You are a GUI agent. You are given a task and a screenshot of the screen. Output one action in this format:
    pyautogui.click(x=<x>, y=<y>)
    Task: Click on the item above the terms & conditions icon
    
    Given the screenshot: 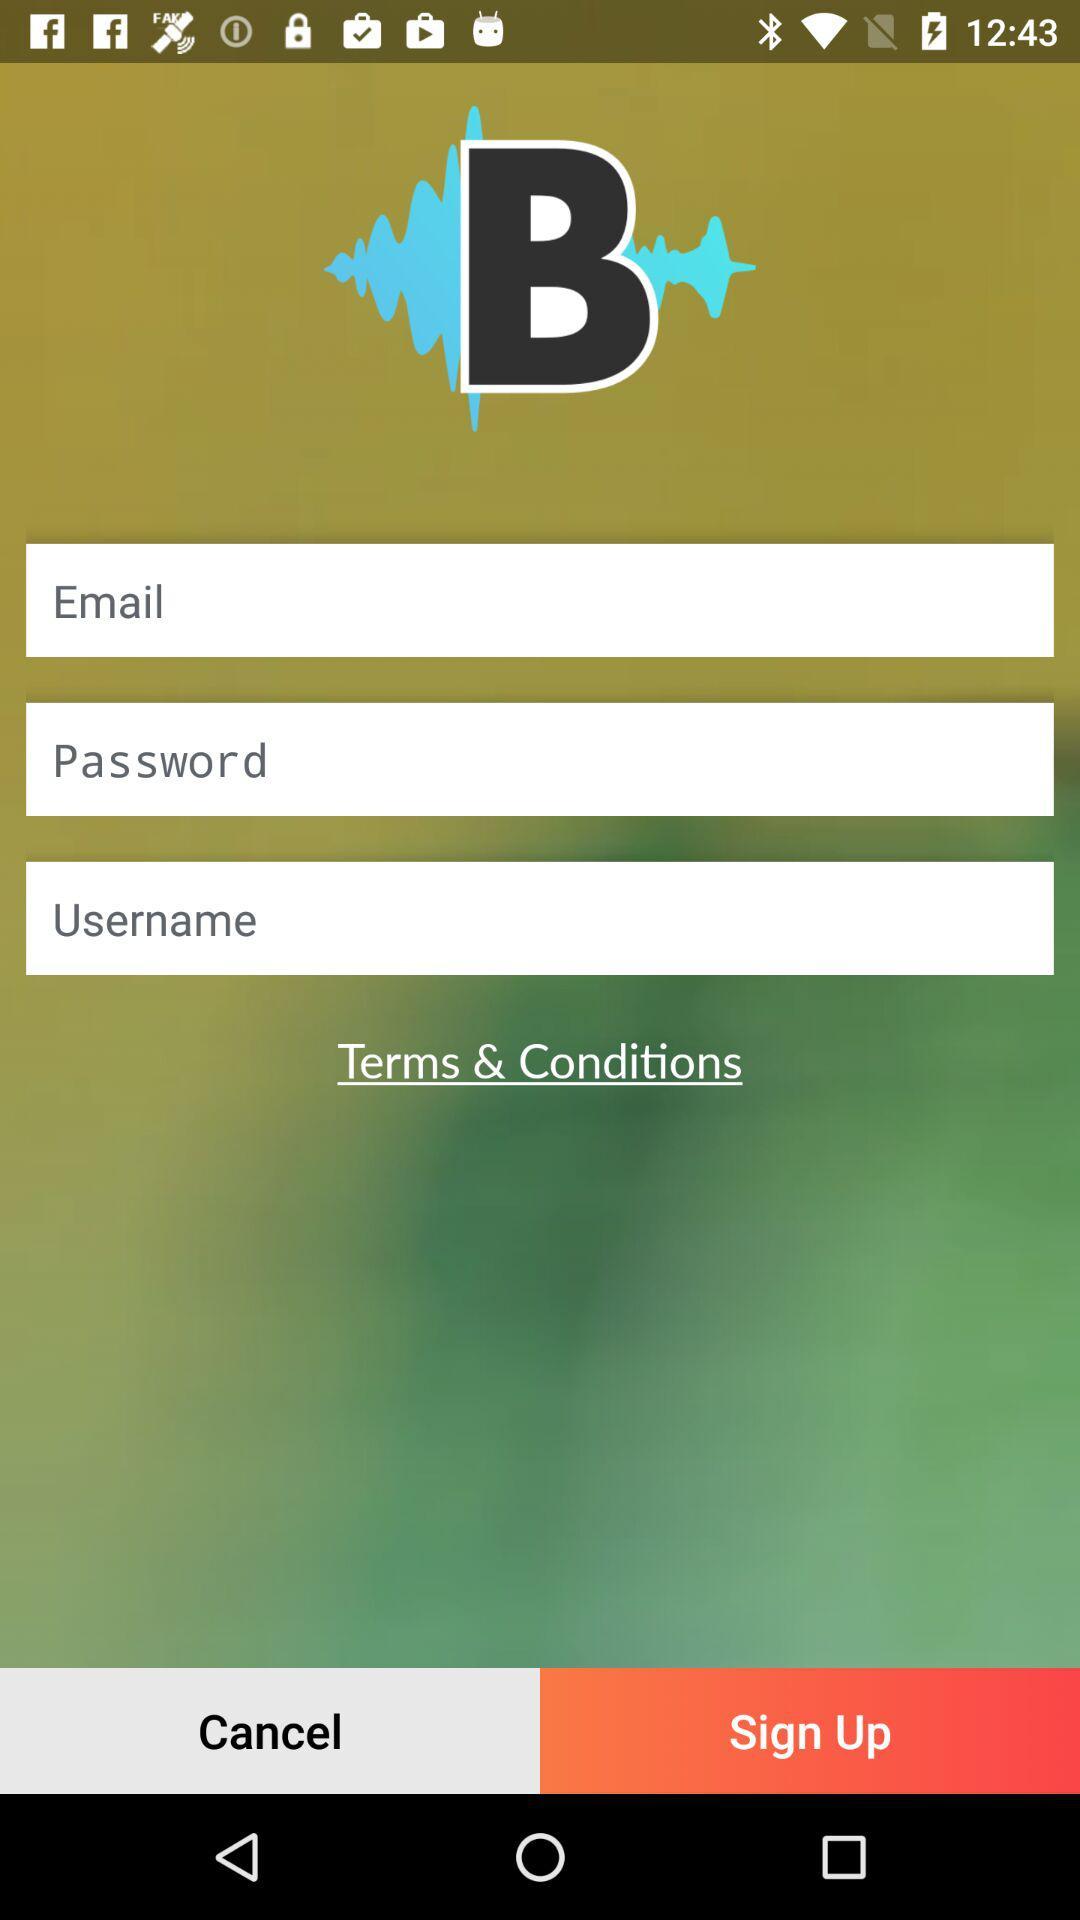 What is the action you would take?
    pyautogui.click(x=540, y=917)
    